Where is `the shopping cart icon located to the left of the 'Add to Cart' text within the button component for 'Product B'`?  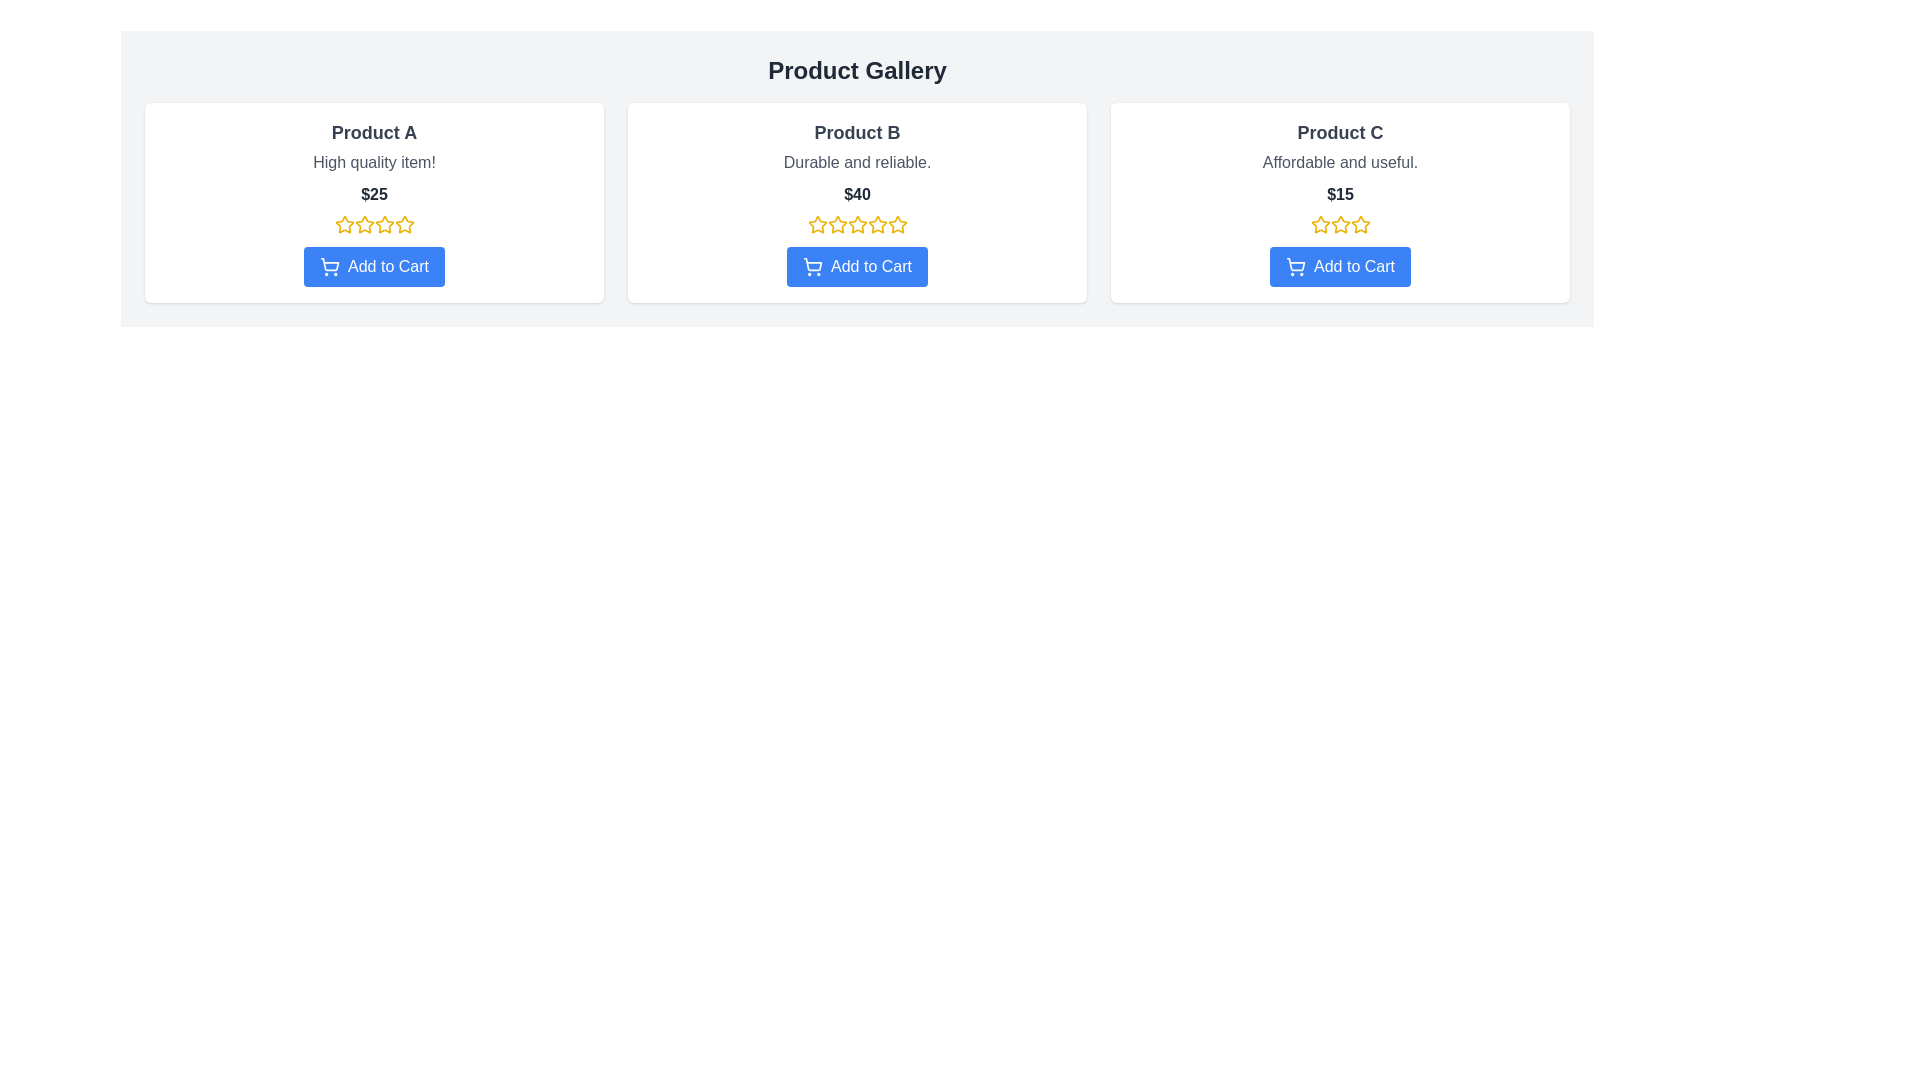
the shopping cart icon located to the left of the 'Add to Cart' text within the button component for 'Product B' is located at coordinates (813, 265).